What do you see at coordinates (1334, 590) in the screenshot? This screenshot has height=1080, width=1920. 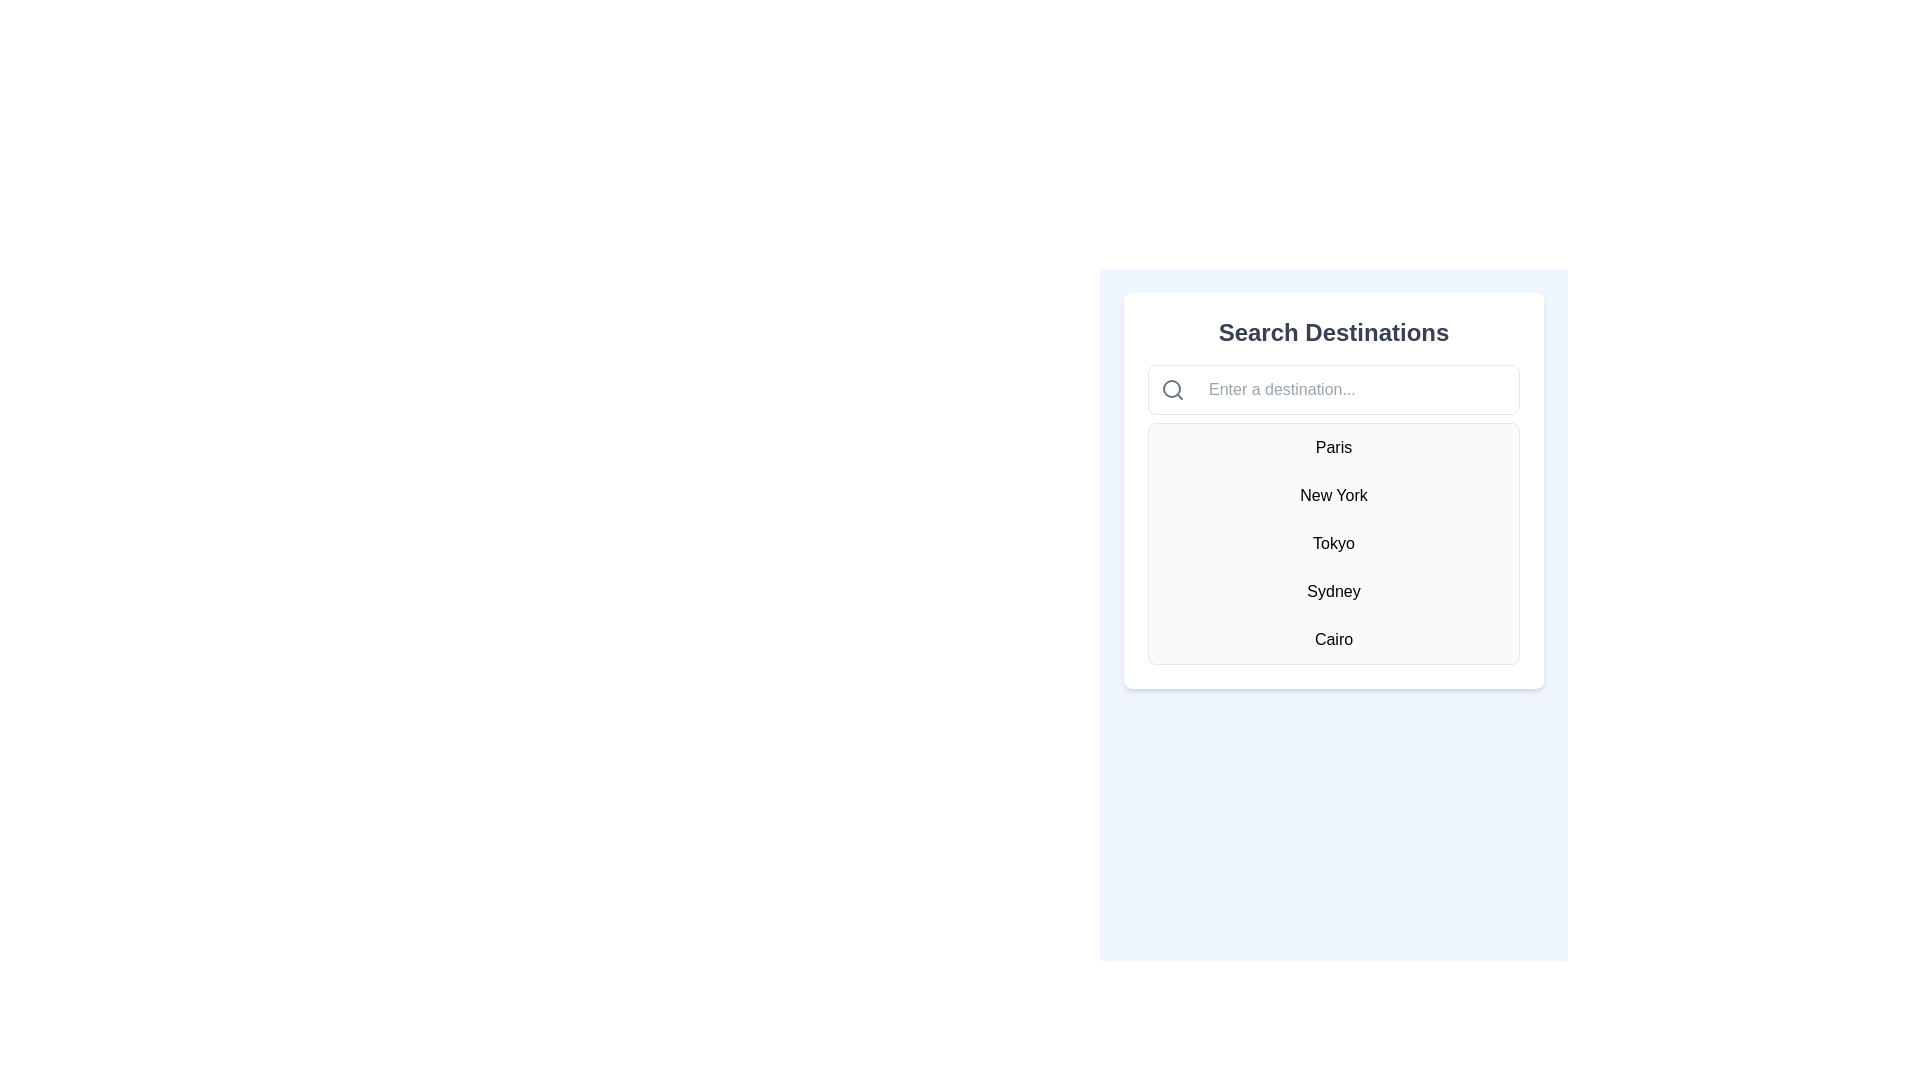 I see `to select the list item displaying 'Sydney', which is the fourth entry in the city names list` at bounding box center [1334, 590].